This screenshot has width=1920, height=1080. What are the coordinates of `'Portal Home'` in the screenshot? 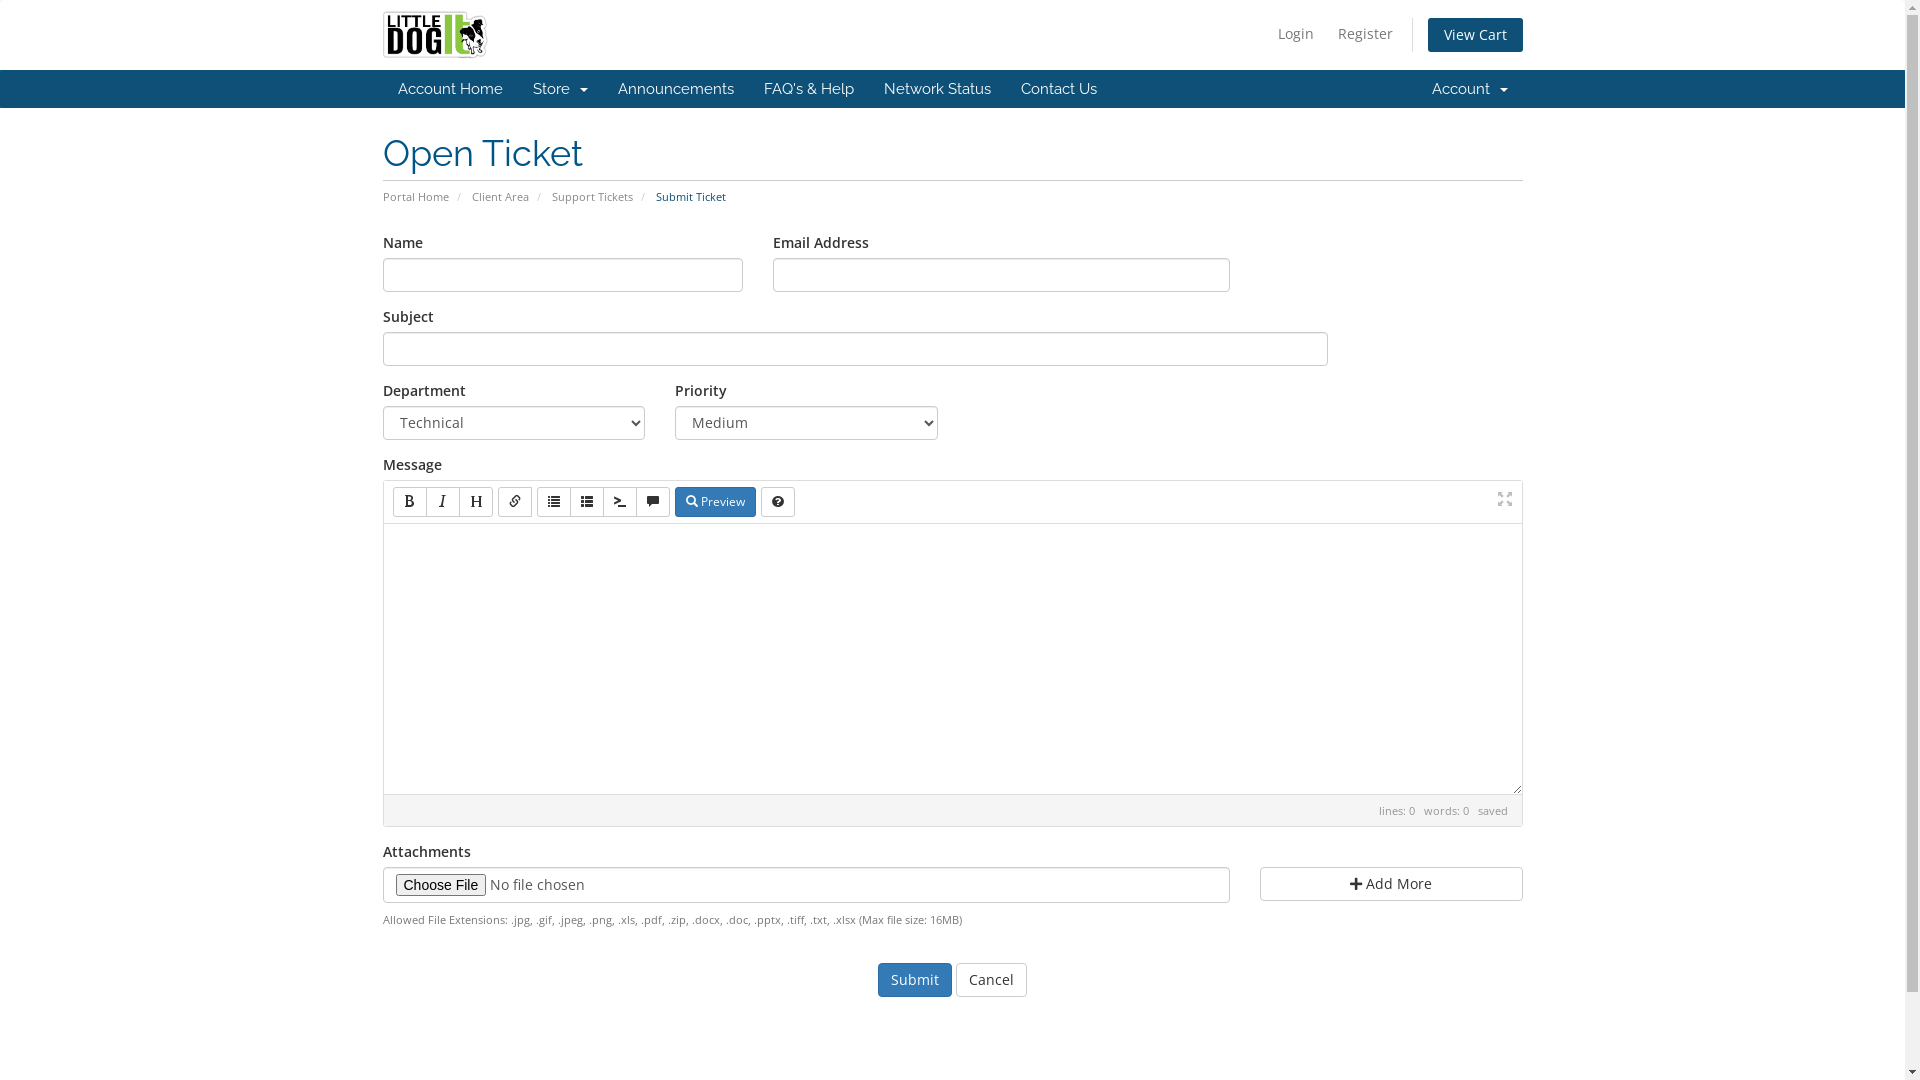 It's located at (382, 196).